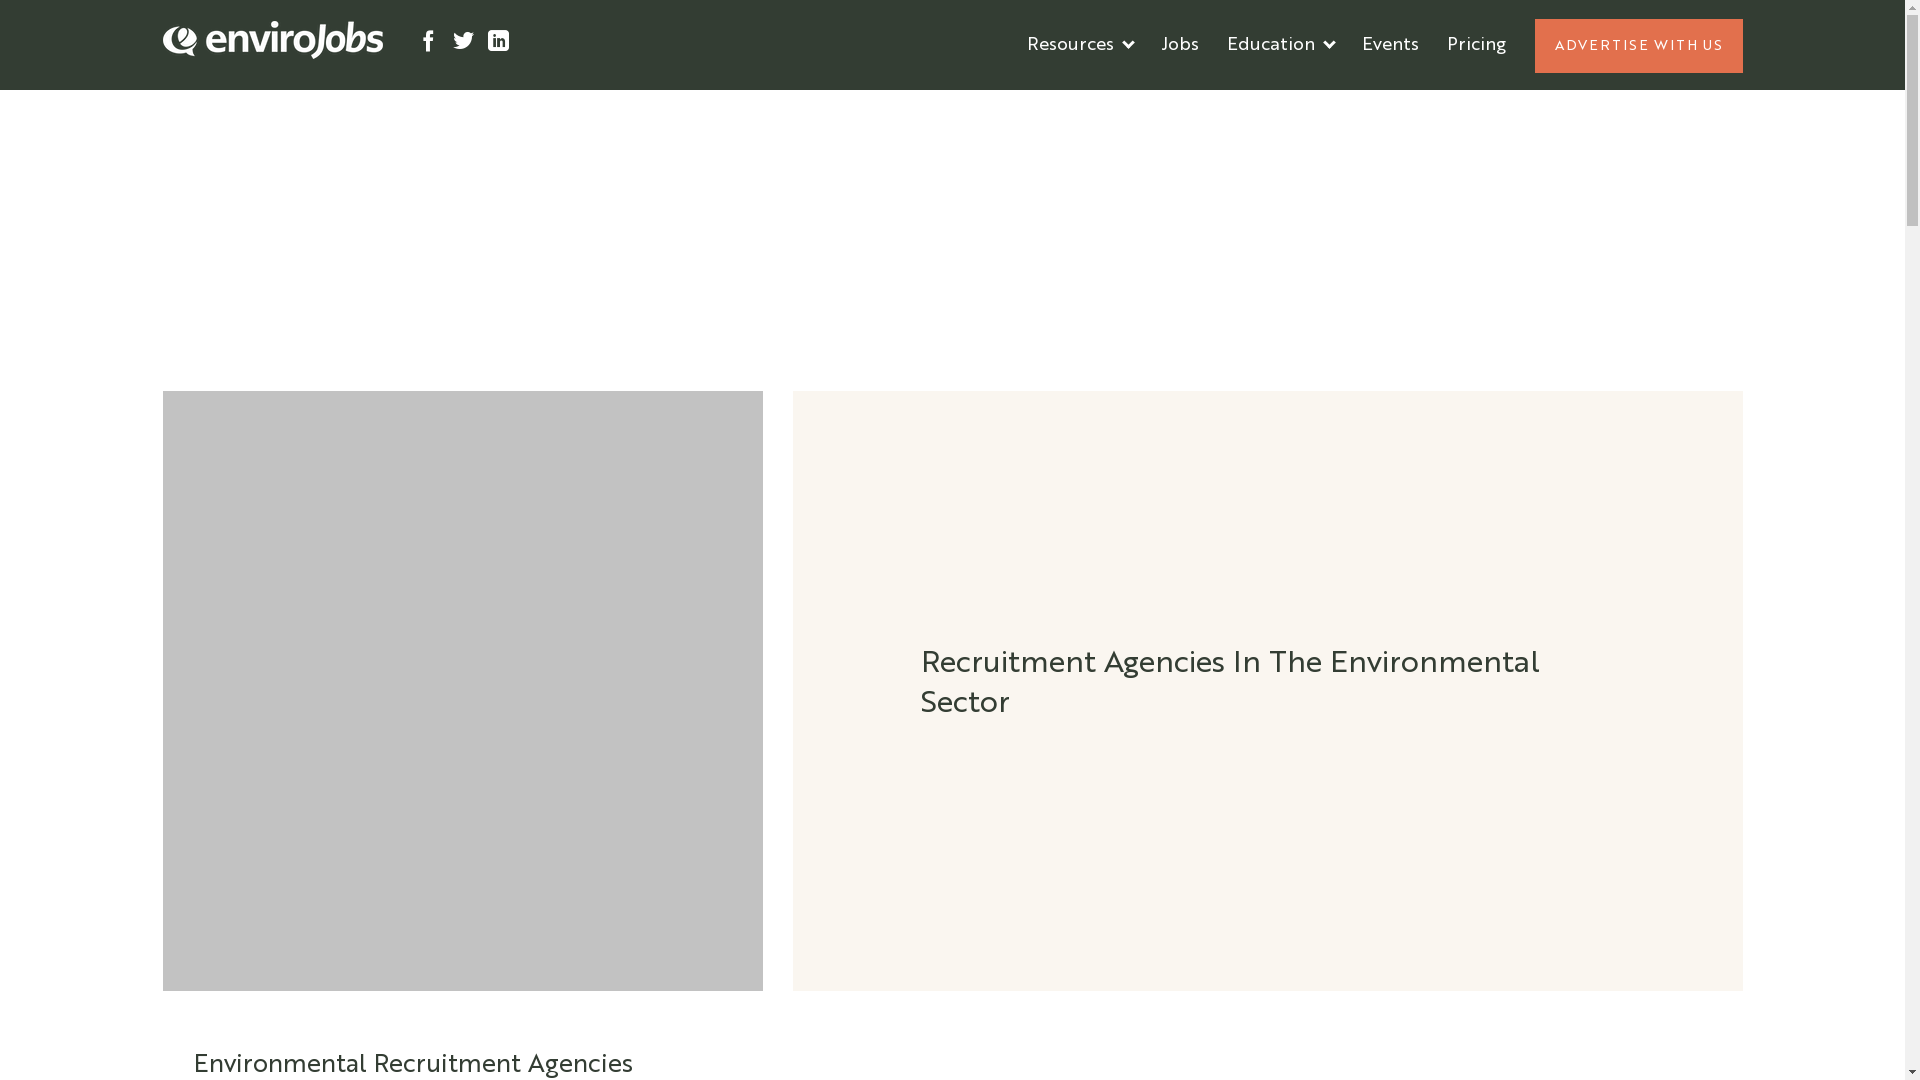 The image size is (1920, 1080). What do you see at coordinates (1098, 105) in the screenshot?
I see `'Free Career Help'` at bounding box center [1098, 105].